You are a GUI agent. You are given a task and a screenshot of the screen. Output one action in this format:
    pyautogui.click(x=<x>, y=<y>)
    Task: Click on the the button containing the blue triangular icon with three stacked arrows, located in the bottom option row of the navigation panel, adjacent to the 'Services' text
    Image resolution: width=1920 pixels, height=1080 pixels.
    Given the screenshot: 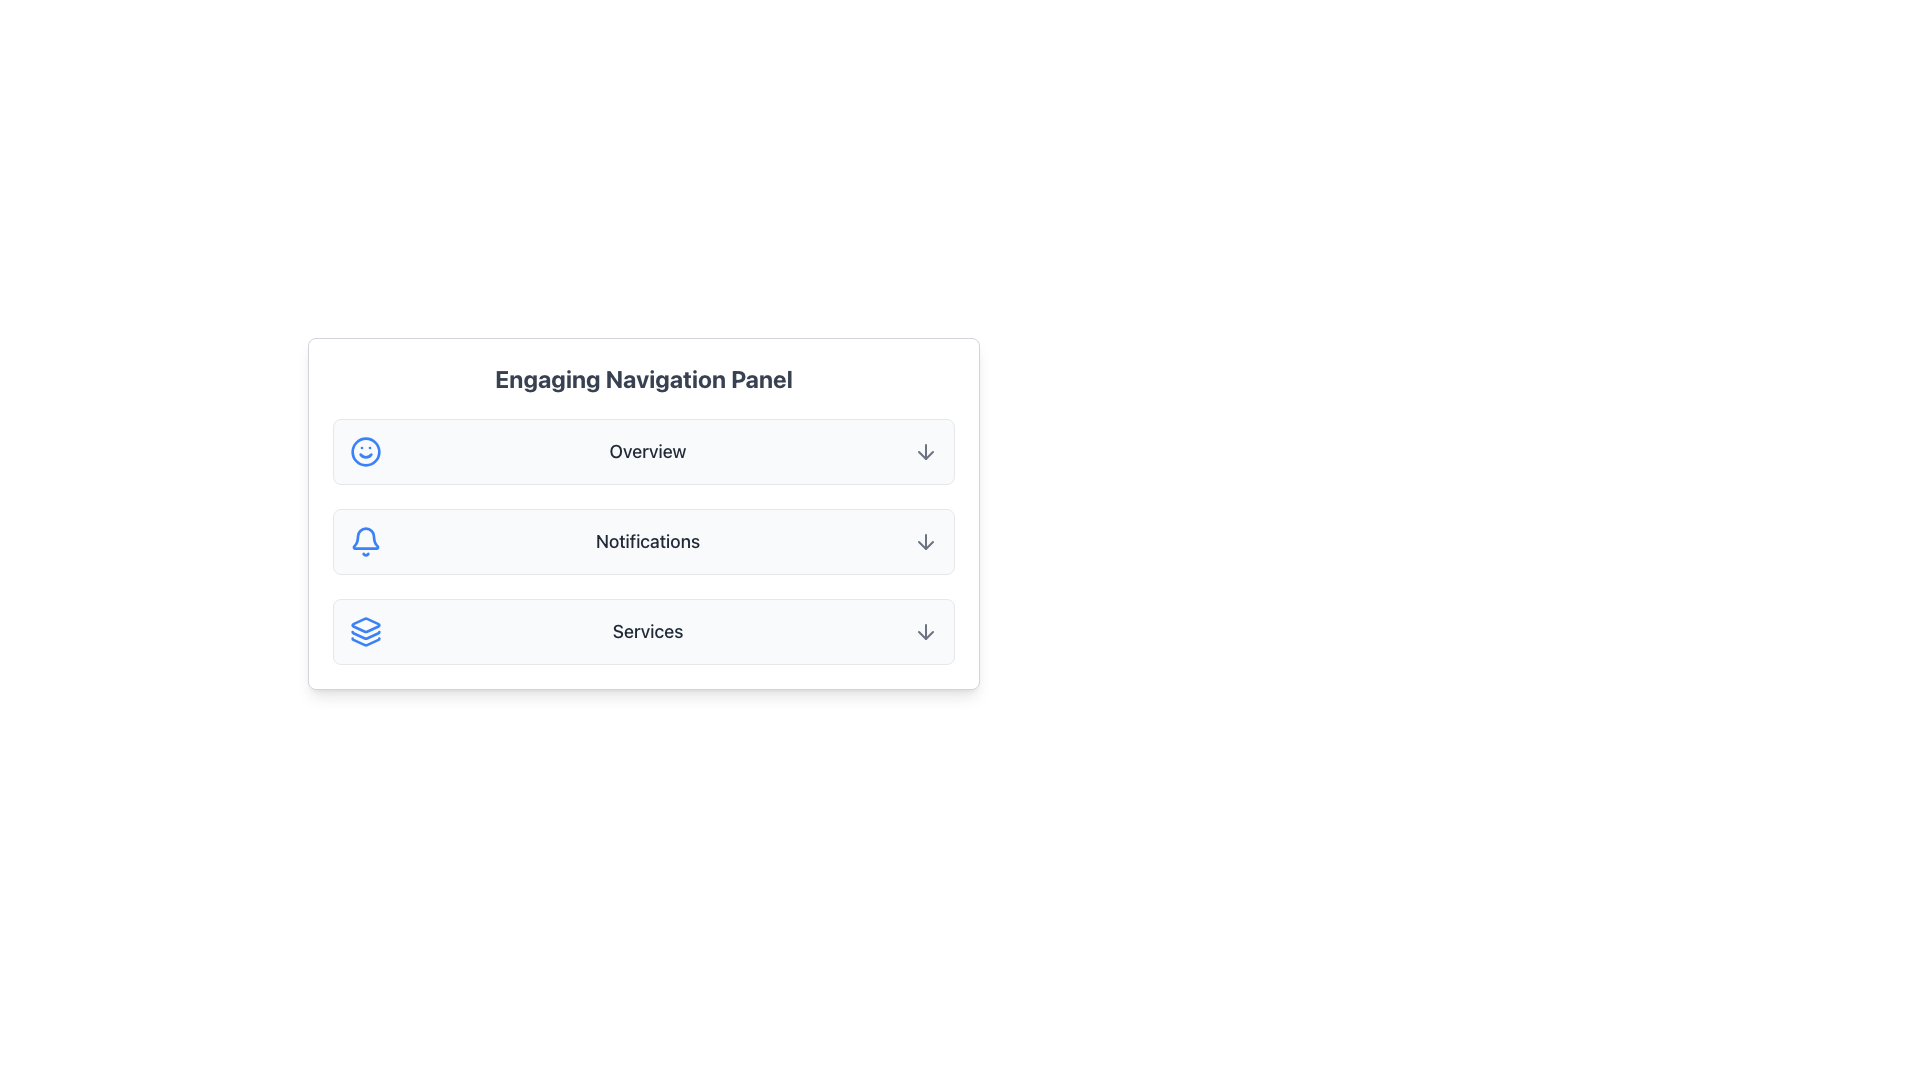 What is the action you would take?
    pyautogui.click(x=365, y=640)
    